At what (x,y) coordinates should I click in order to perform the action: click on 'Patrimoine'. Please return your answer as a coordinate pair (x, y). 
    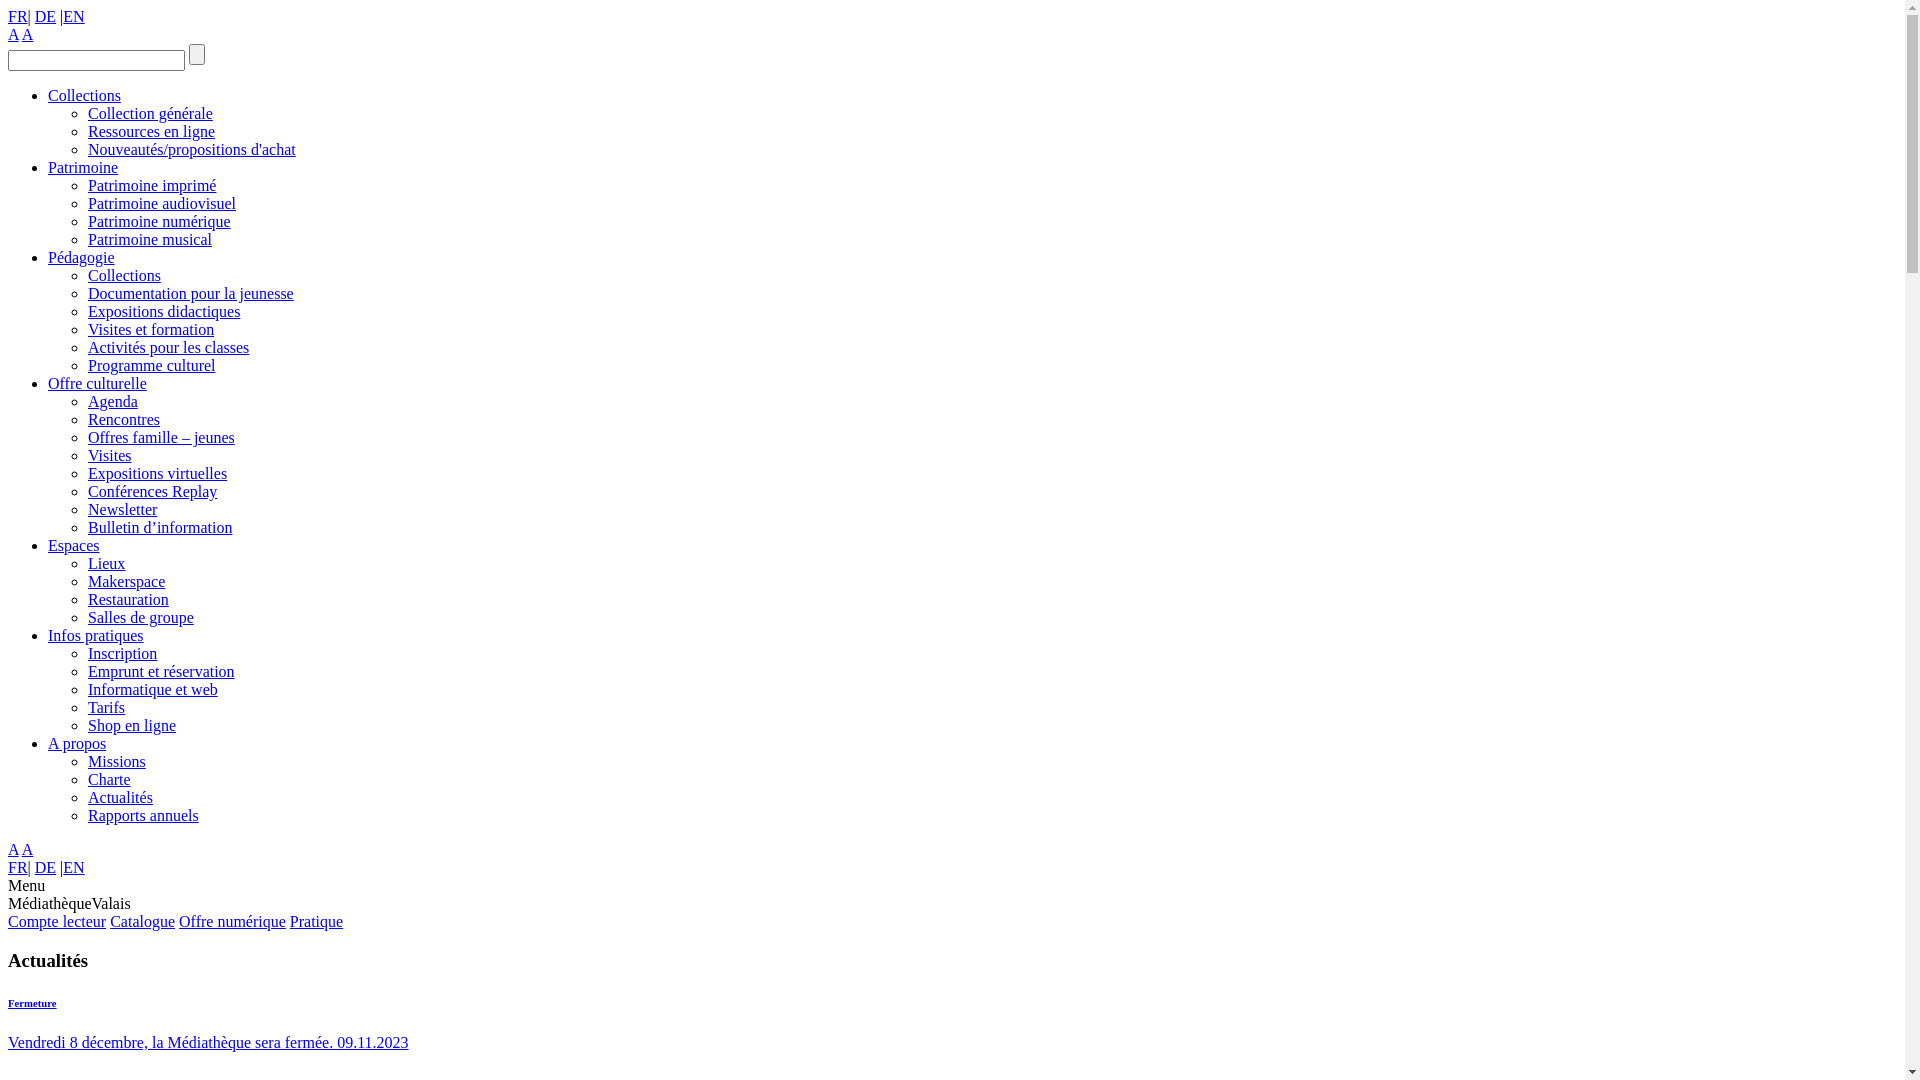
    Looking at the image, I should click on (81, 166).